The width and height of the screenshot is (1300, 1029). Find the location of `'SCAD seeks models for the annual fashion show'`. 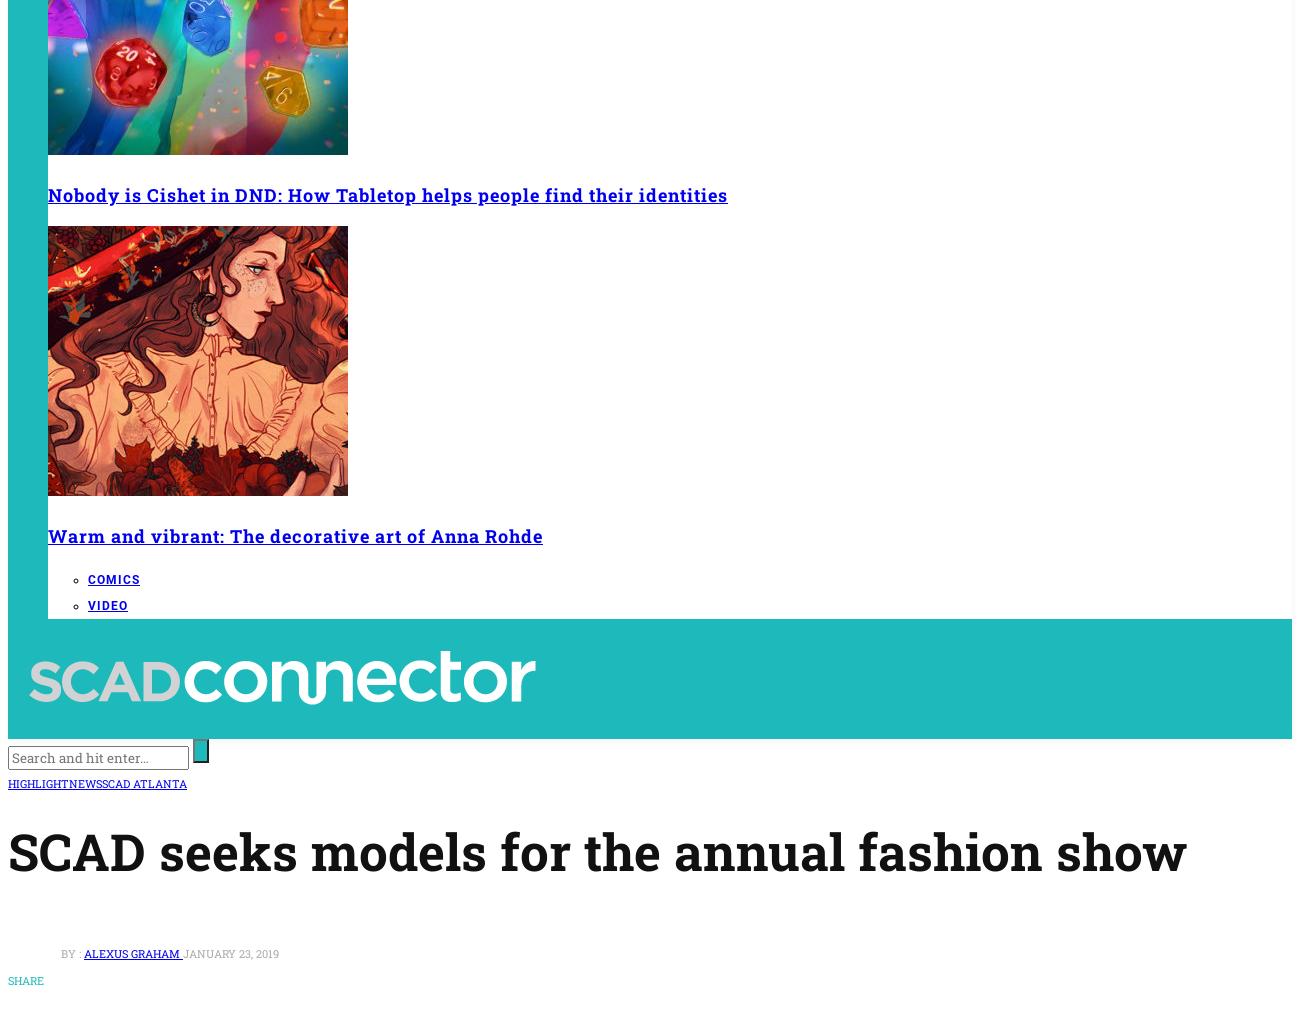

'SCAD seeks models for the annual fashion show' is located at coordinates (597, 850).